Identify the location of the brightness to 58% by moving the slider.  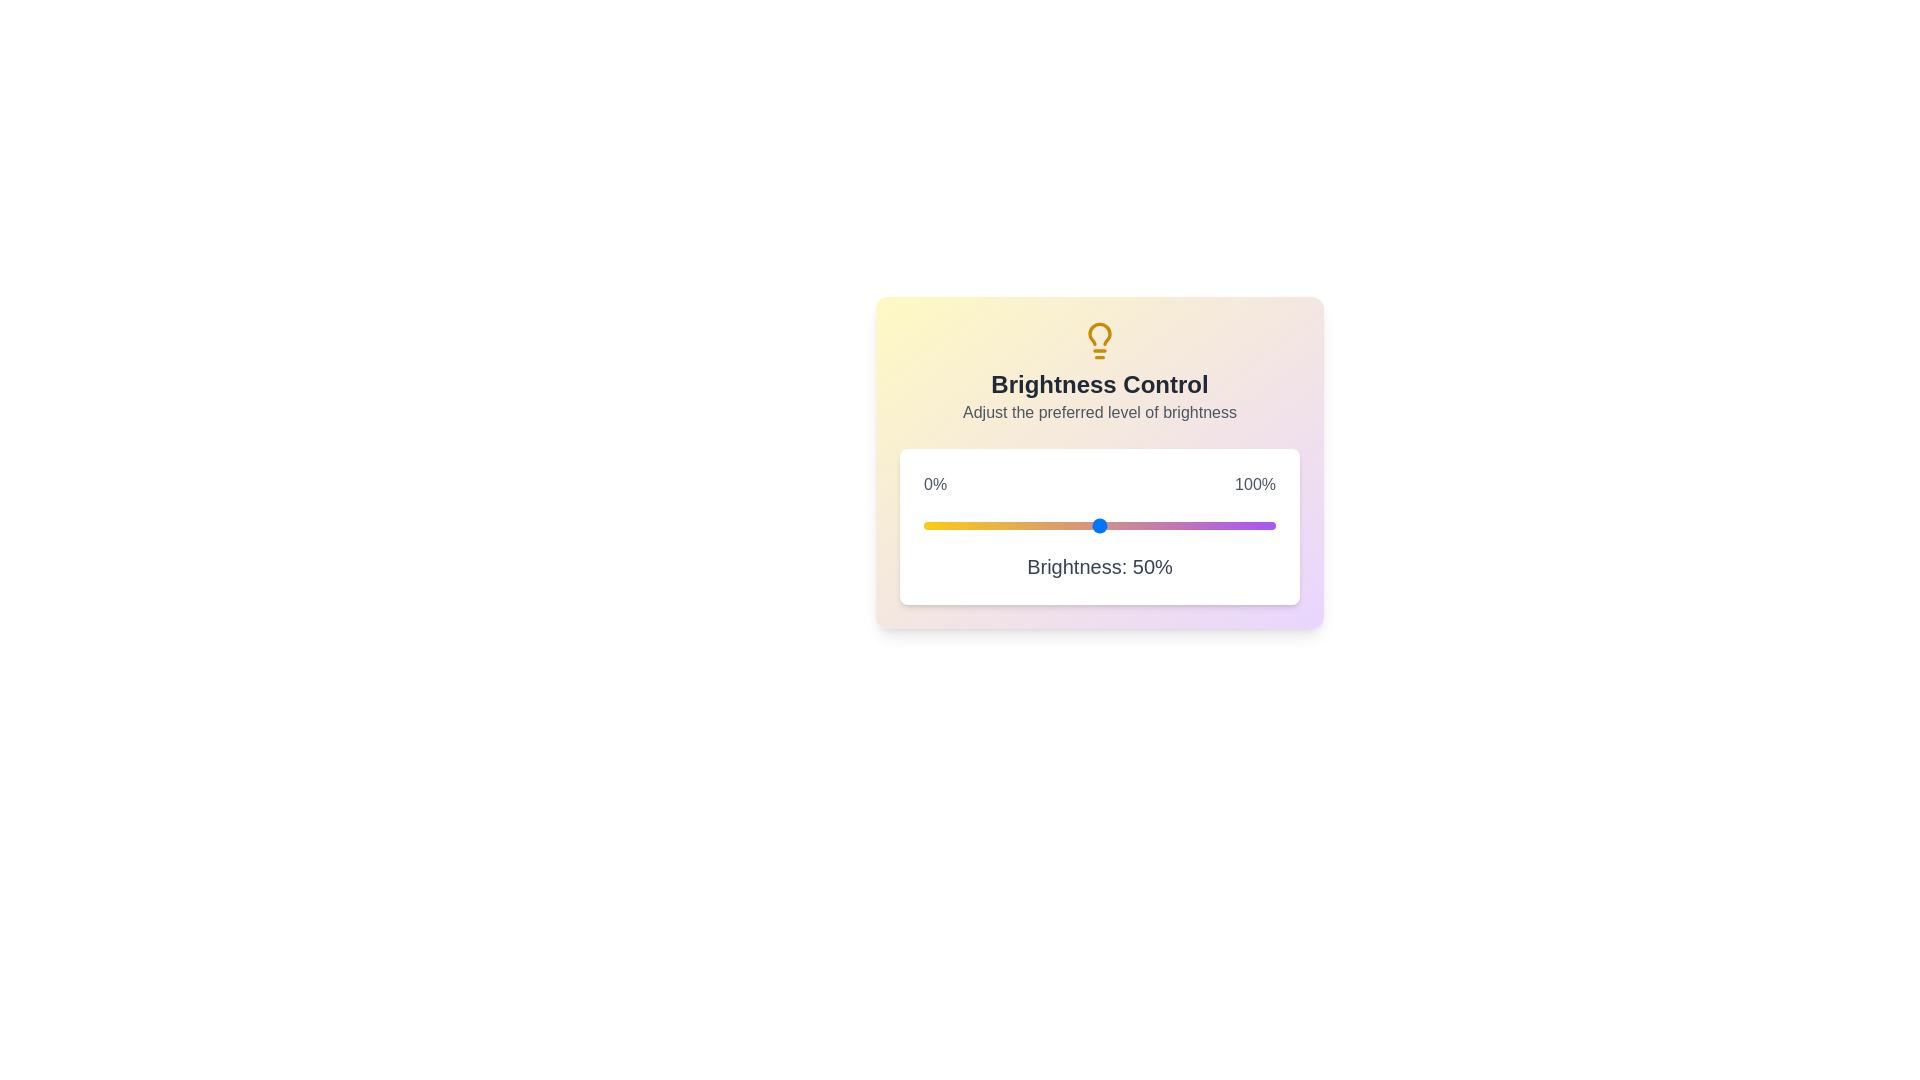
(1128, 524).